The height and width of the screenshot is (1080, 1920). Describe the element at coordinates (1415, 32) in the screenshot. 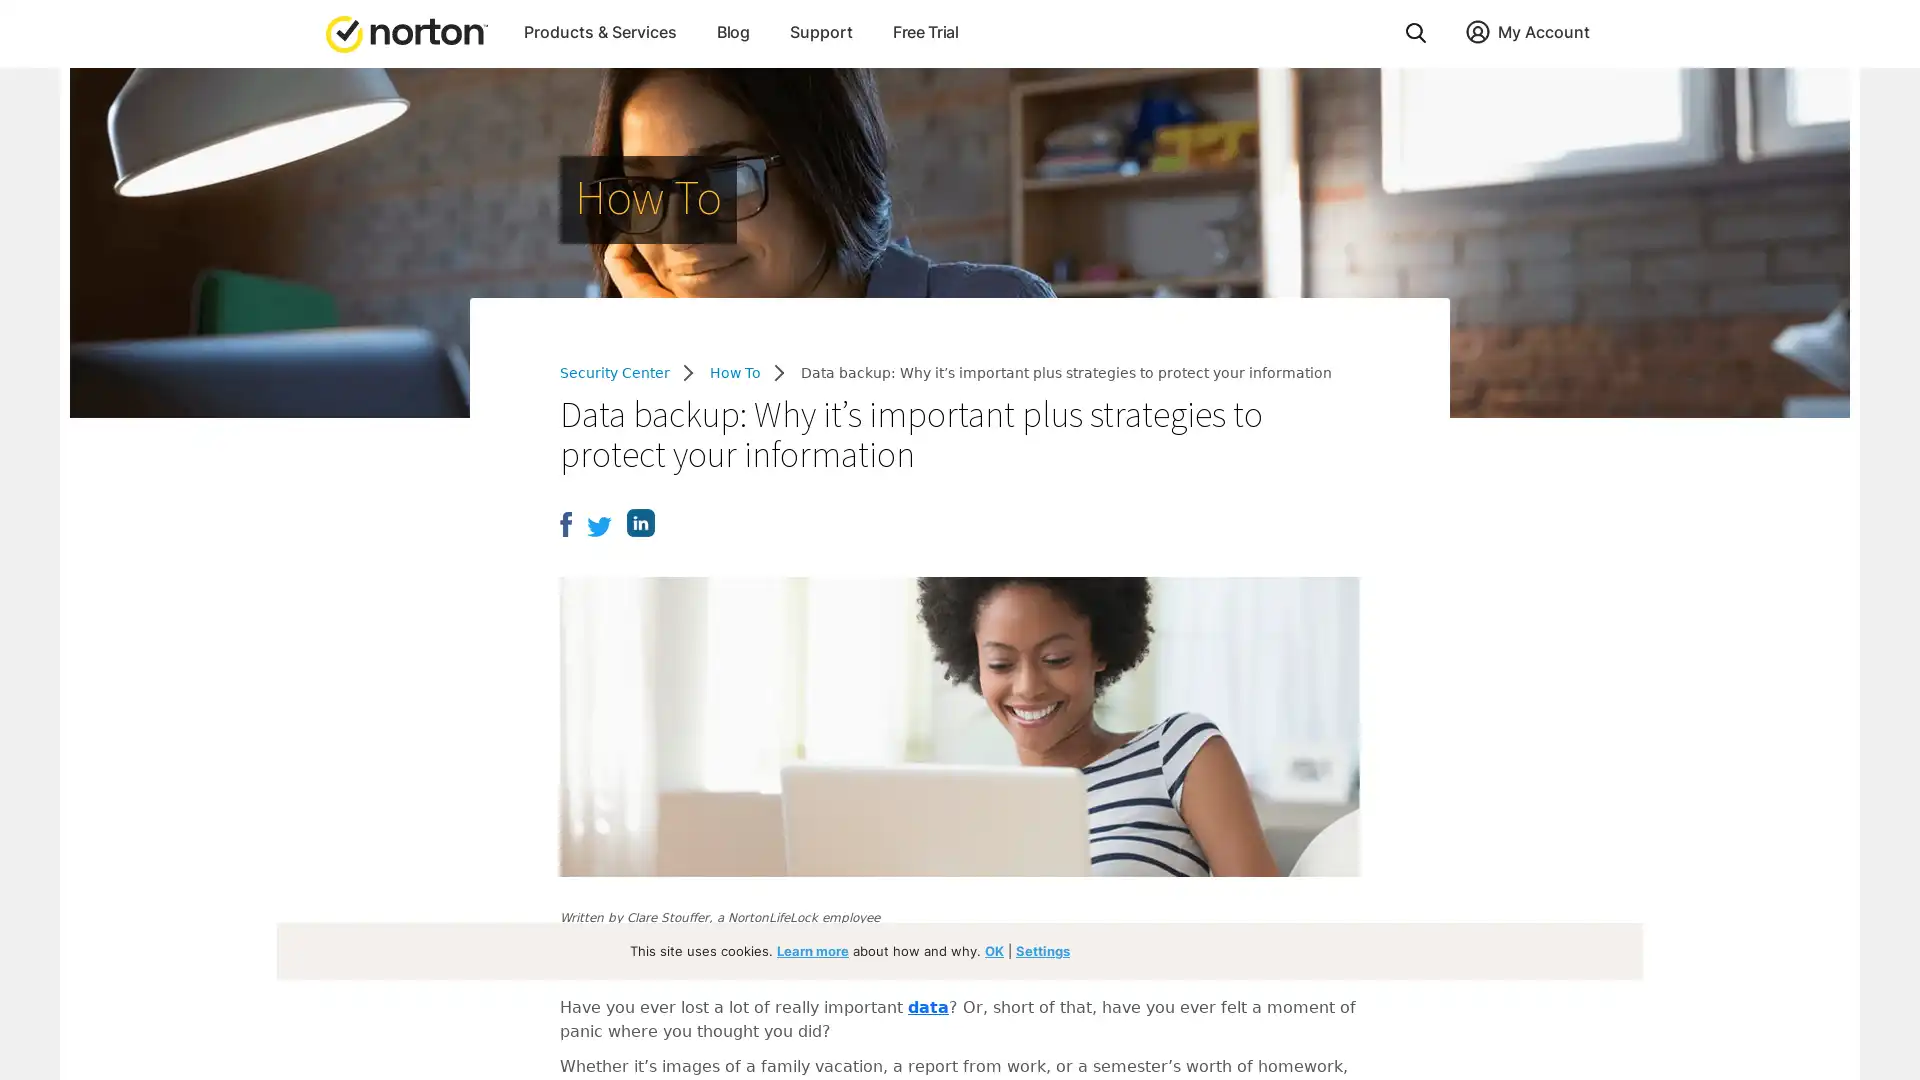

I see `Search` at that location.